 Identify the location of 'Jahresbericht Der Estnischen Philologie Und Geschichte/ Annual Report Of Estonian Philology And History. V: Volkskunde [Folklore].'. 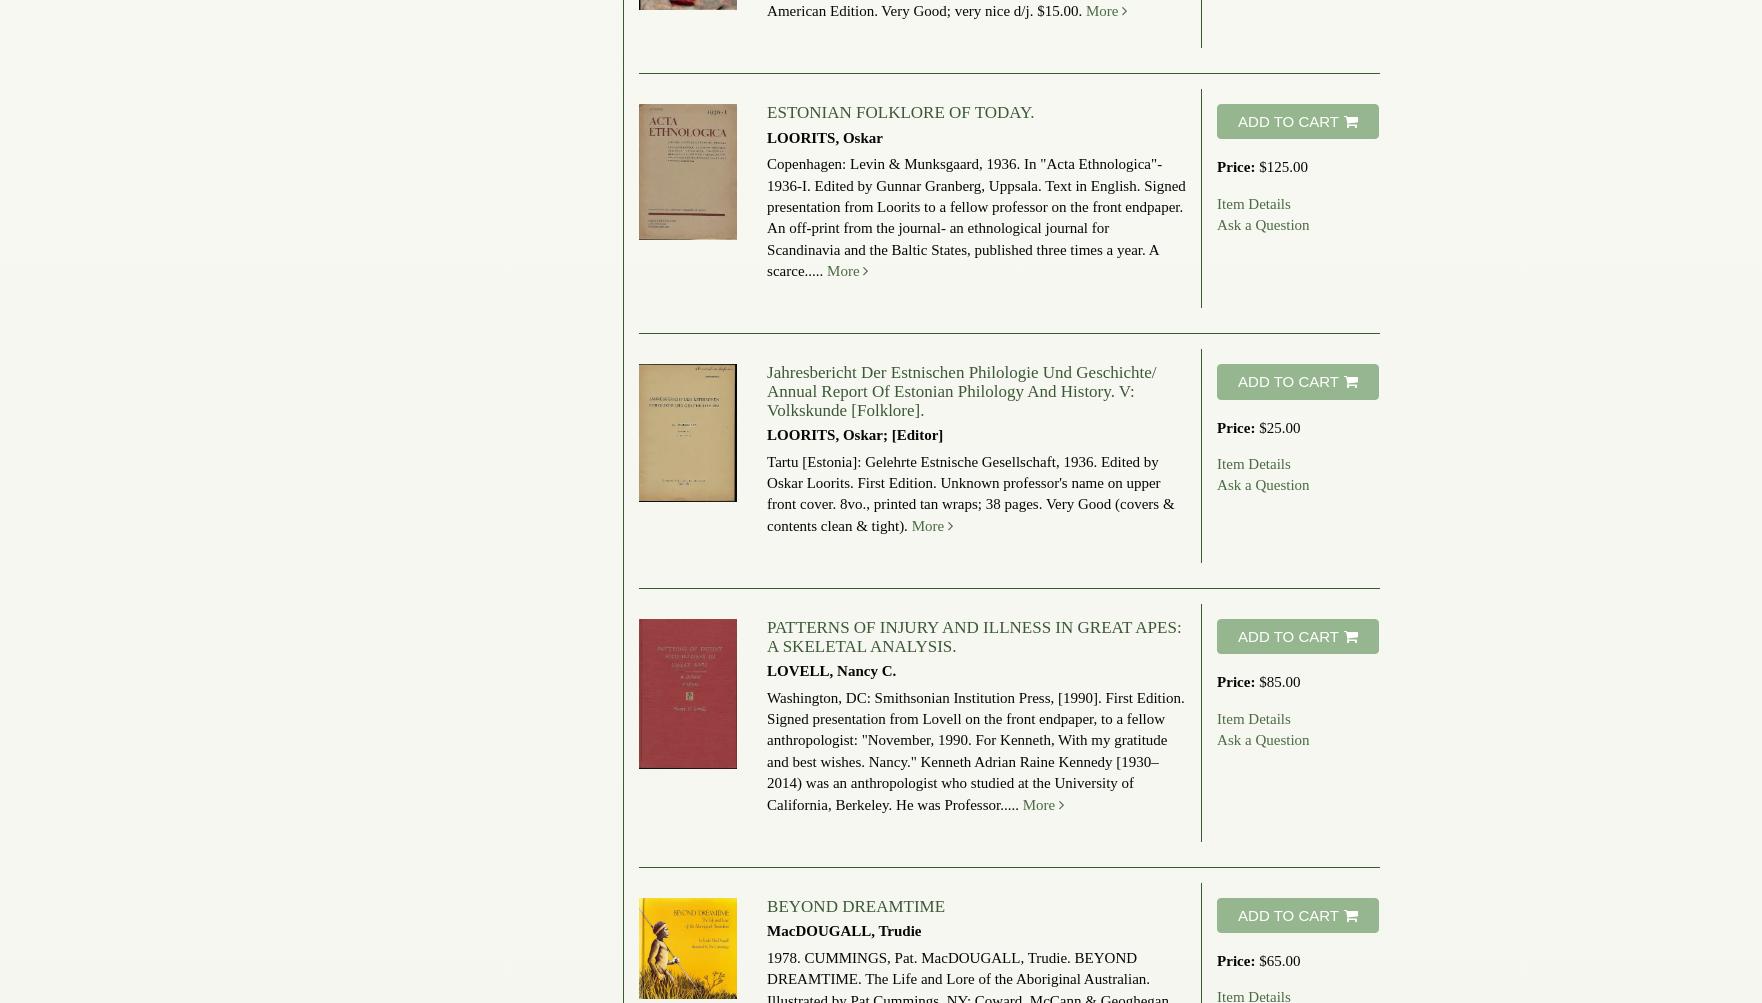
(765, 389).